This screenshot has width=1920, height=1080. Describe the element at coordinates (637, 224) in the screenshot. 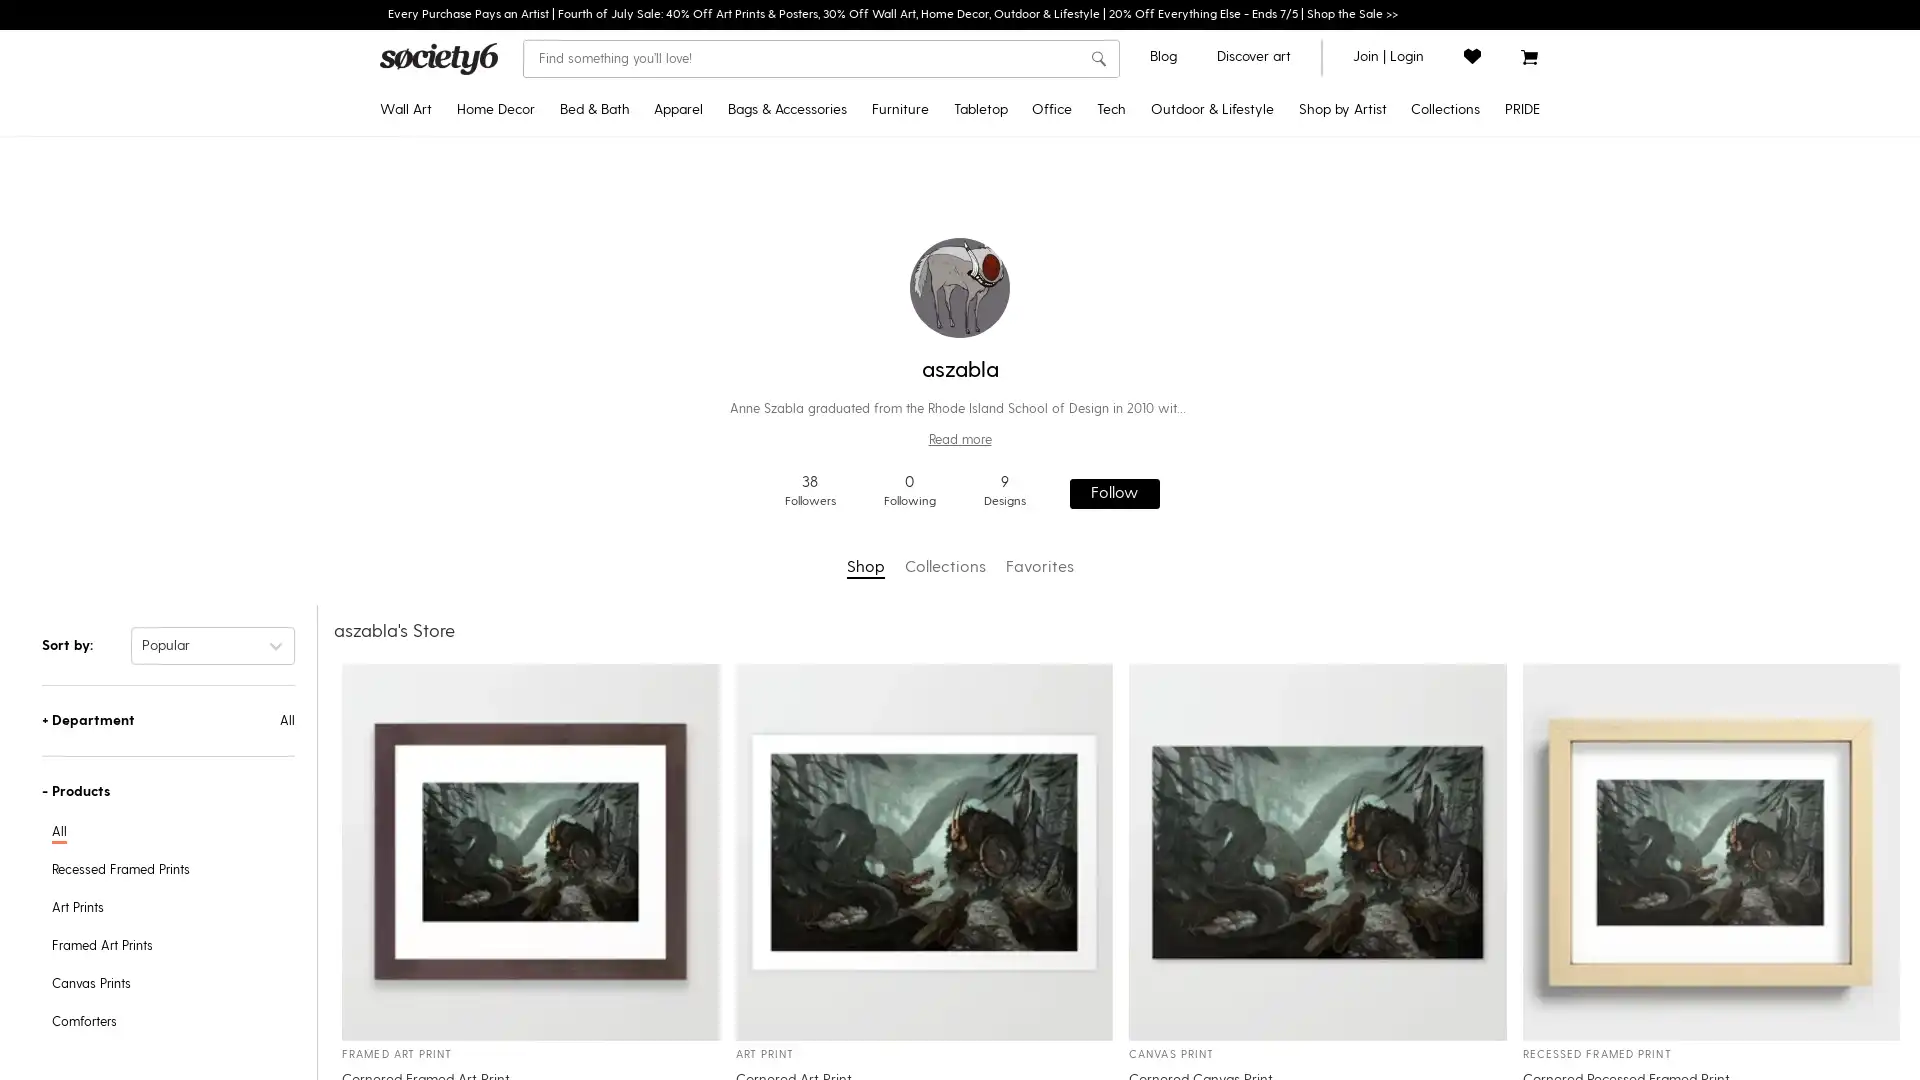

I see `Pillow Shams` at that location.